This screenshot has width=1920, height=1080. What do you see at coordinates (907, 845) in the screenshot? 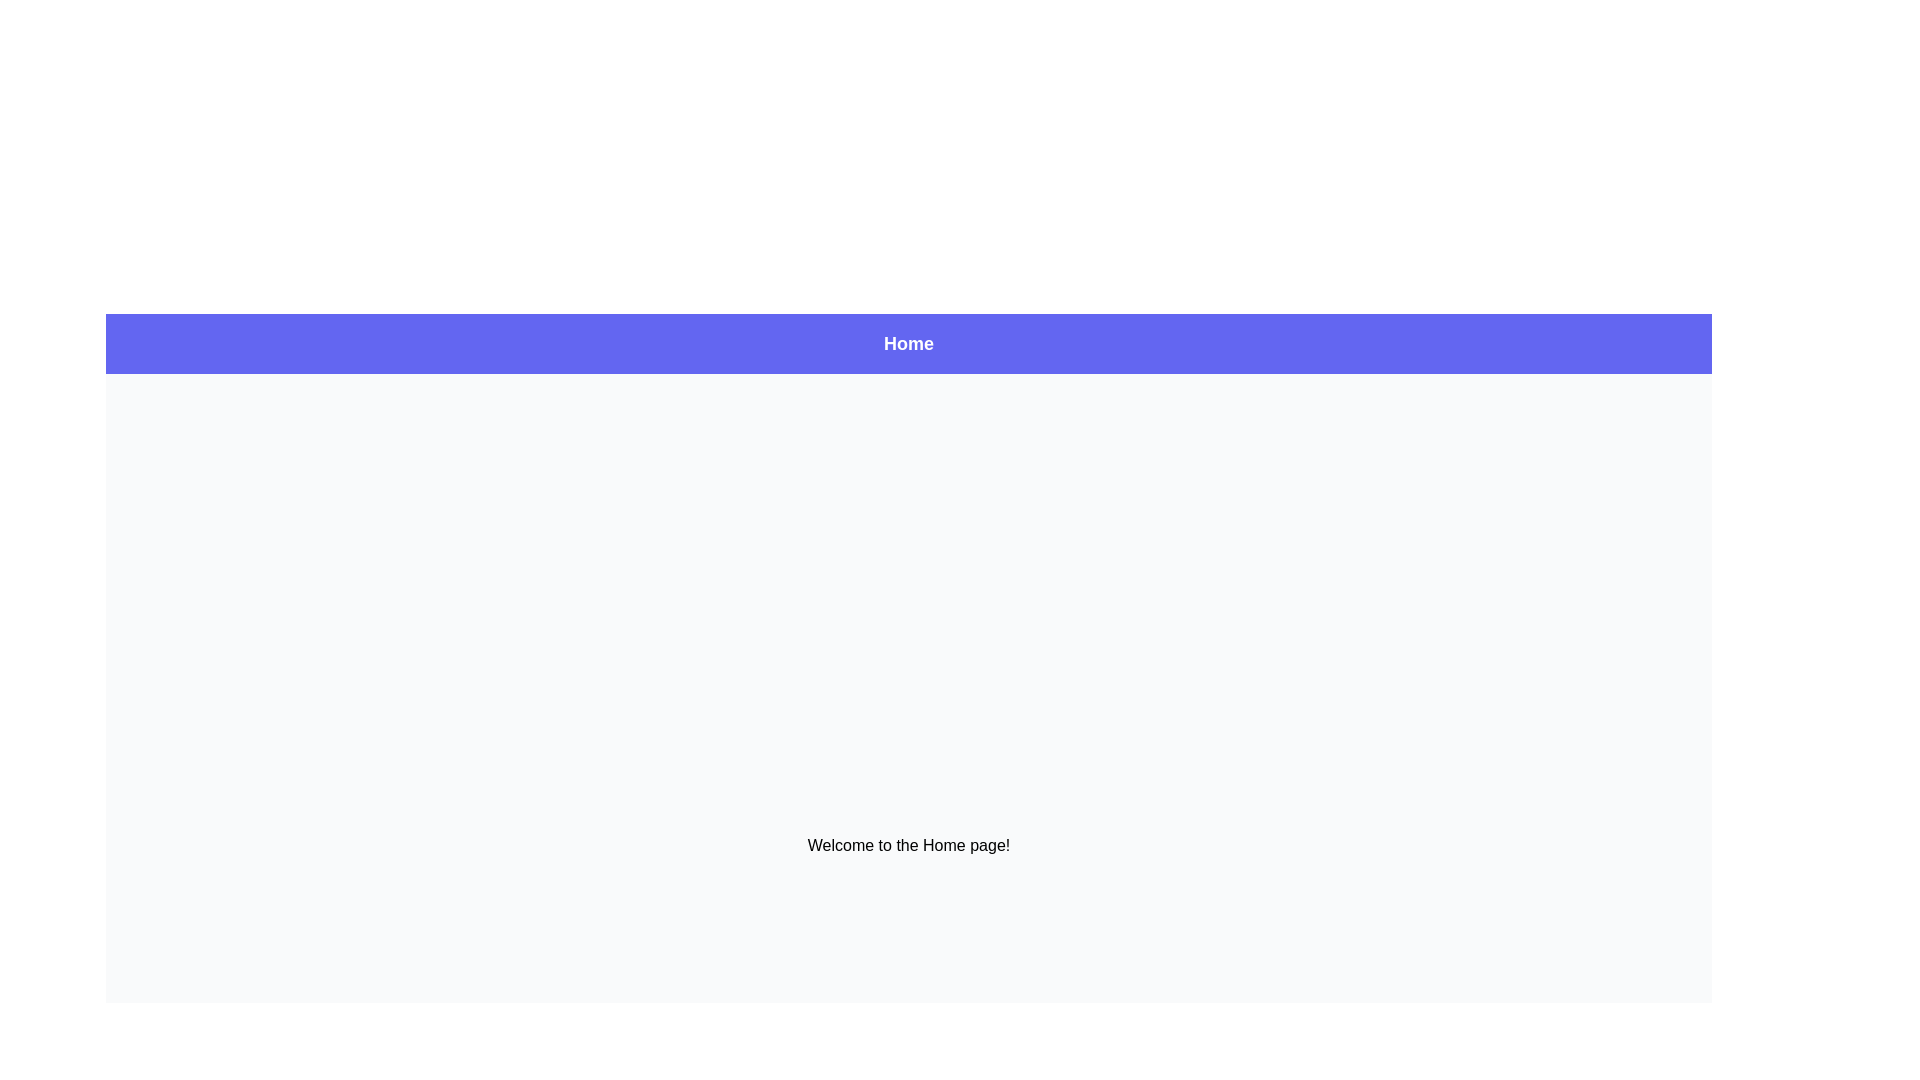
I see `the centered text element displaying the greeting message 'Welcome to the Home page!'` at bounding box center [907, 845].